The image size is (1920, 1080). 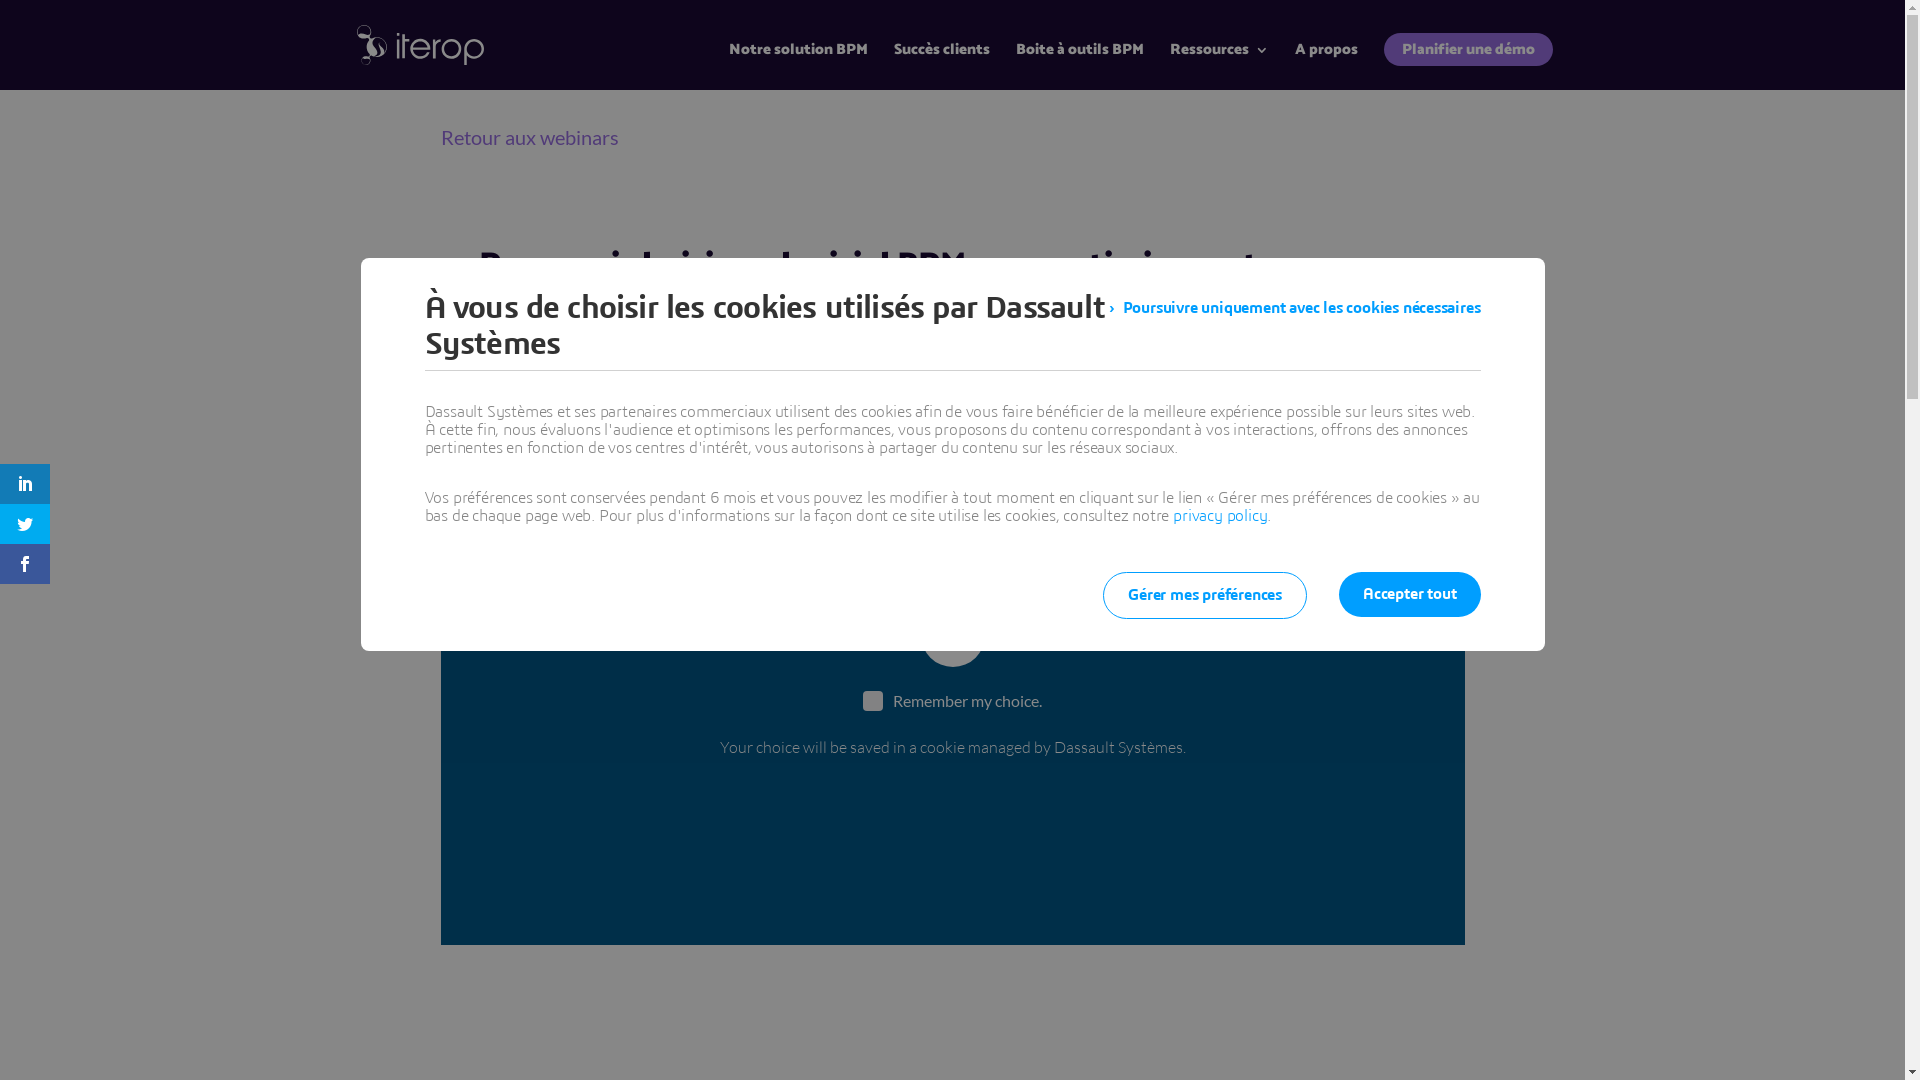 I want to click on 'Accepter tout', so click(x=1408, y=593).